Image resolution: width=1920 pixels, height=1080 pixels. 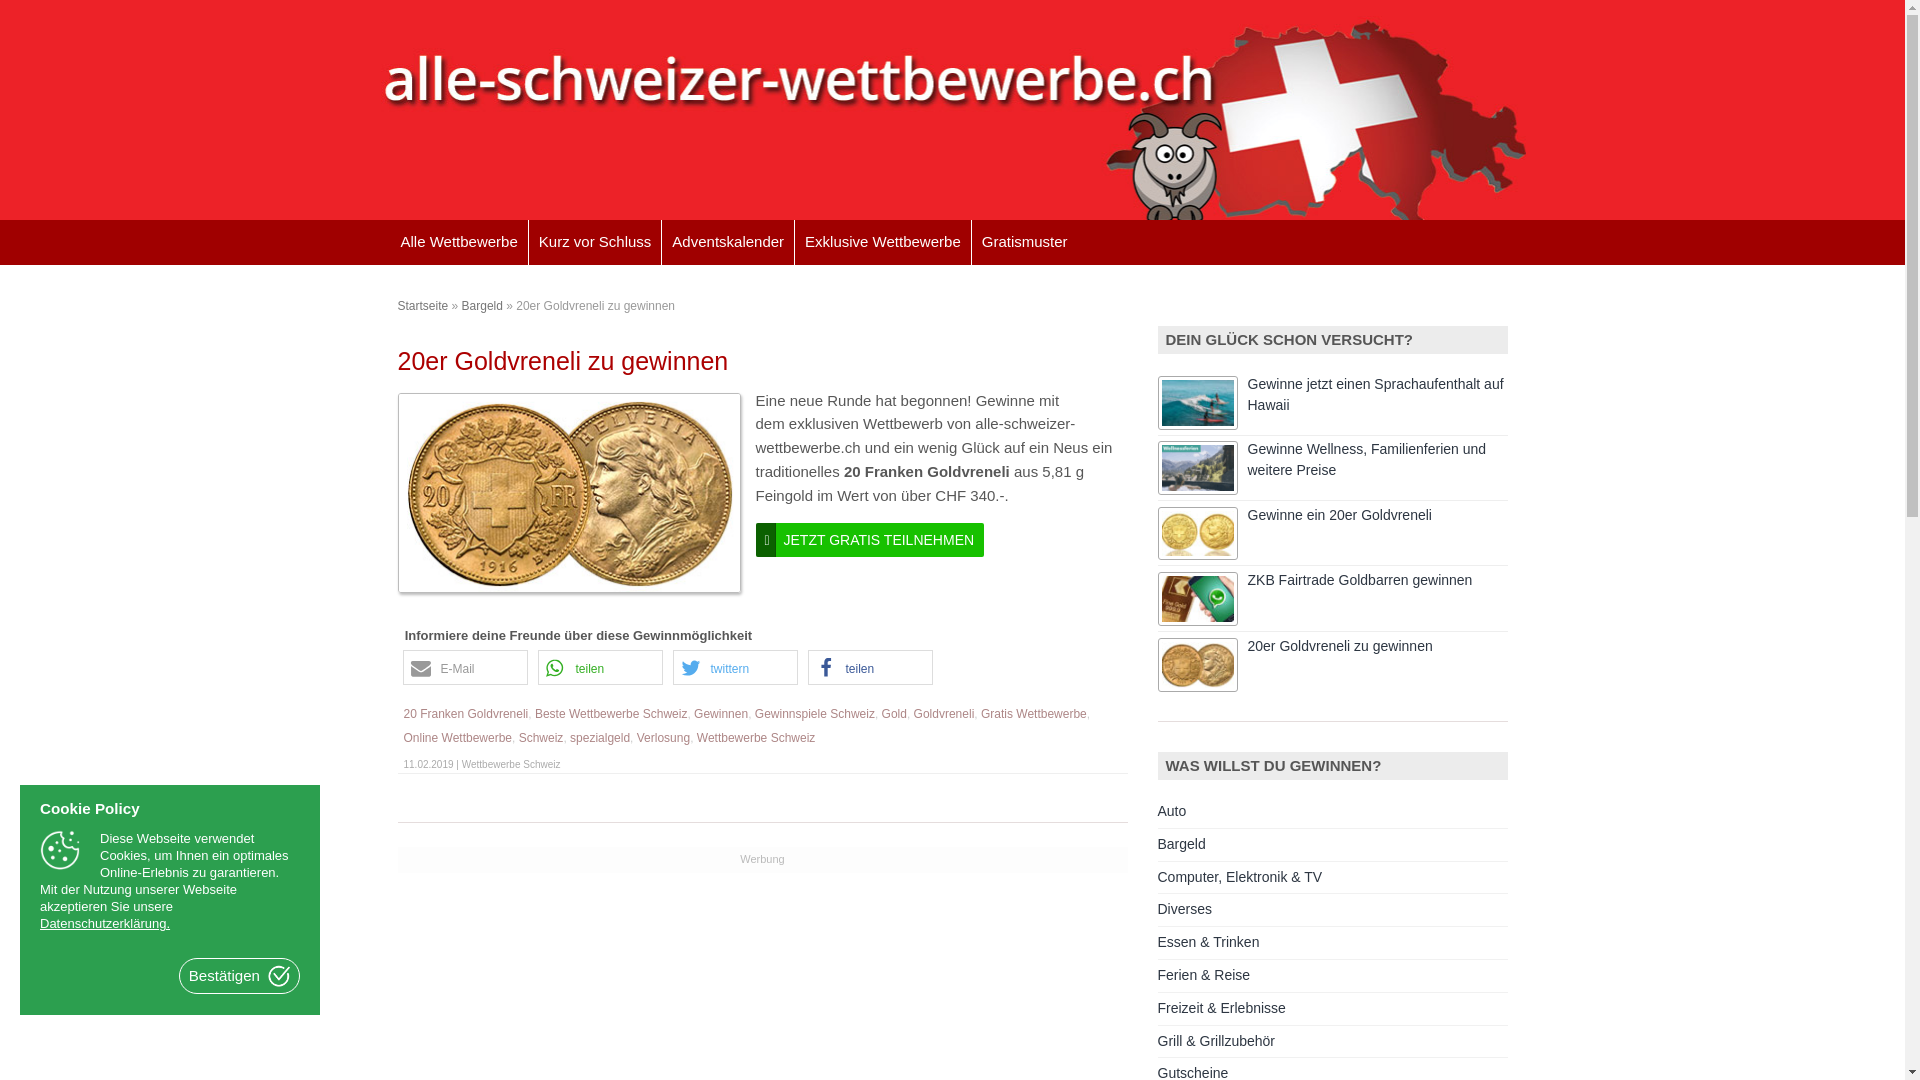 What do you see at coordinates (482, 305) in the screenshot?
I see `'Bargeld'` at bounding box center [482, 305].